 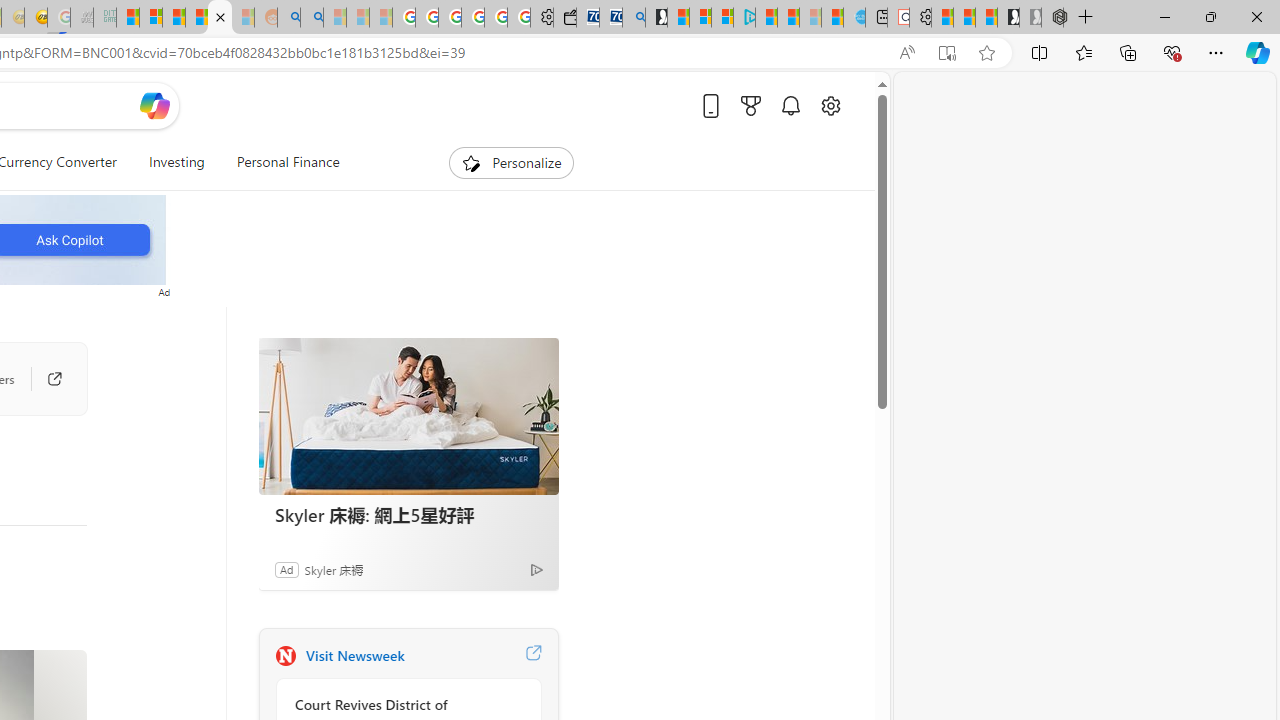 I want to click on 'Microsoft Start - Sleeping', so click(x=810, y=17).